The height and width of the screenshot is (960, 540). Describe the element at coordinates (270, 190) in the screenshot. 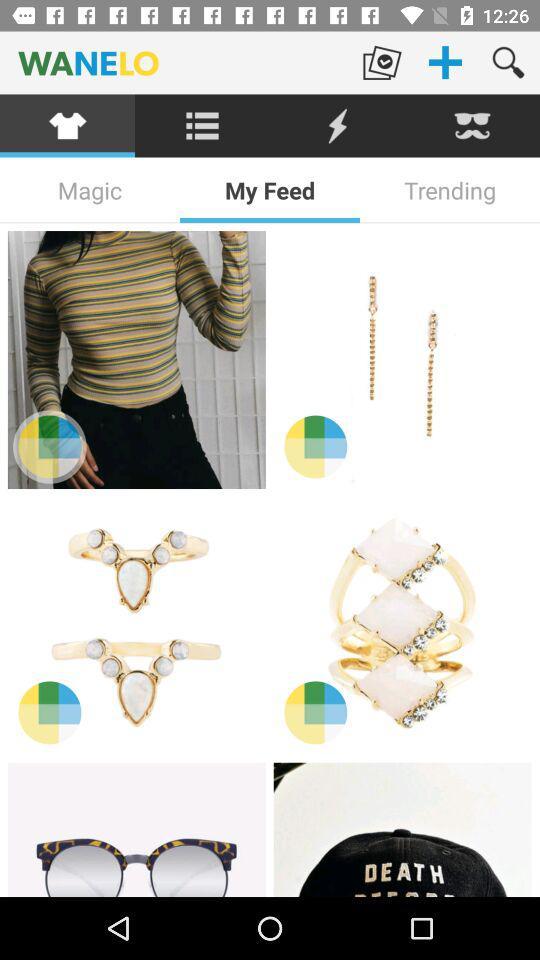

I see `the icon to the left of trending icon` at that location.